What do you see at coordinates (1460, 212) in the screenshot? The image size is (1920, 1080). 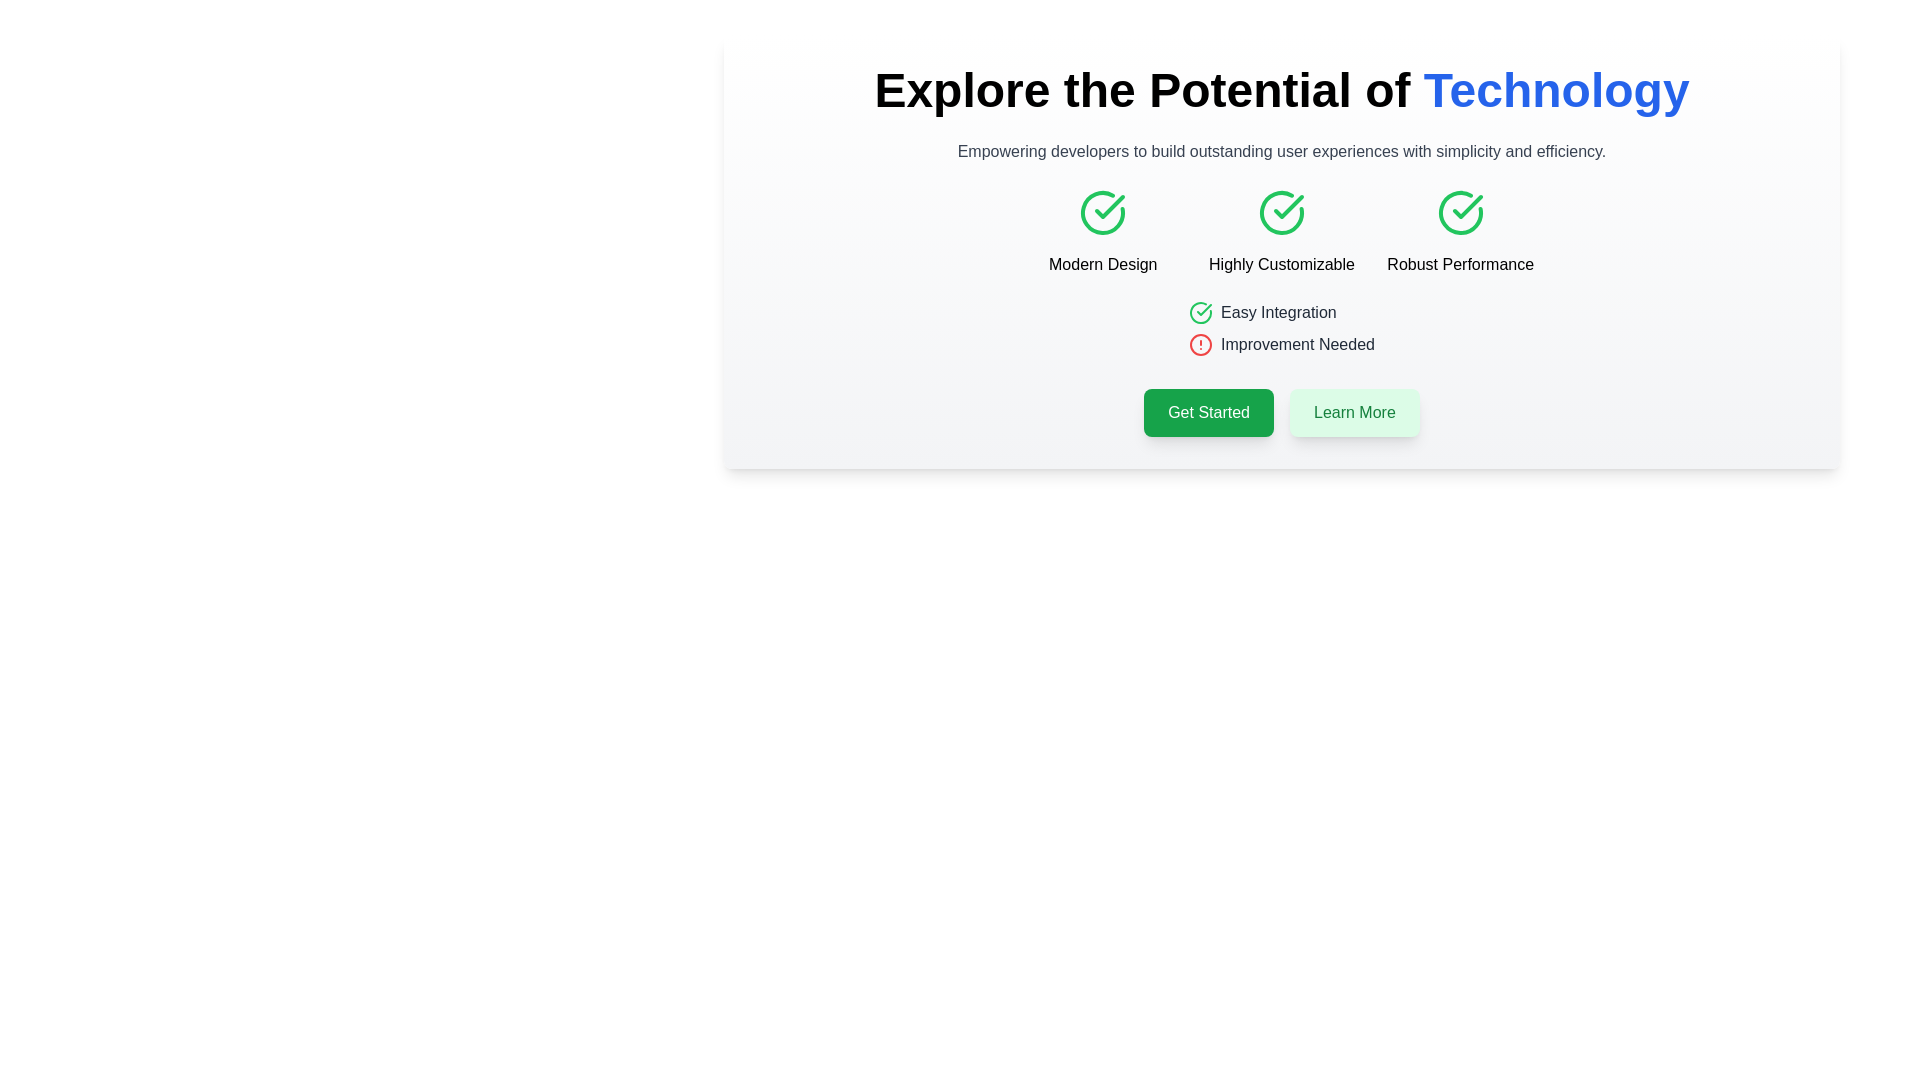 I see `the green circular checkmark icon located above the 'Robust Performance' heading in the third section of the interface` at bounding box center [1460, 212].